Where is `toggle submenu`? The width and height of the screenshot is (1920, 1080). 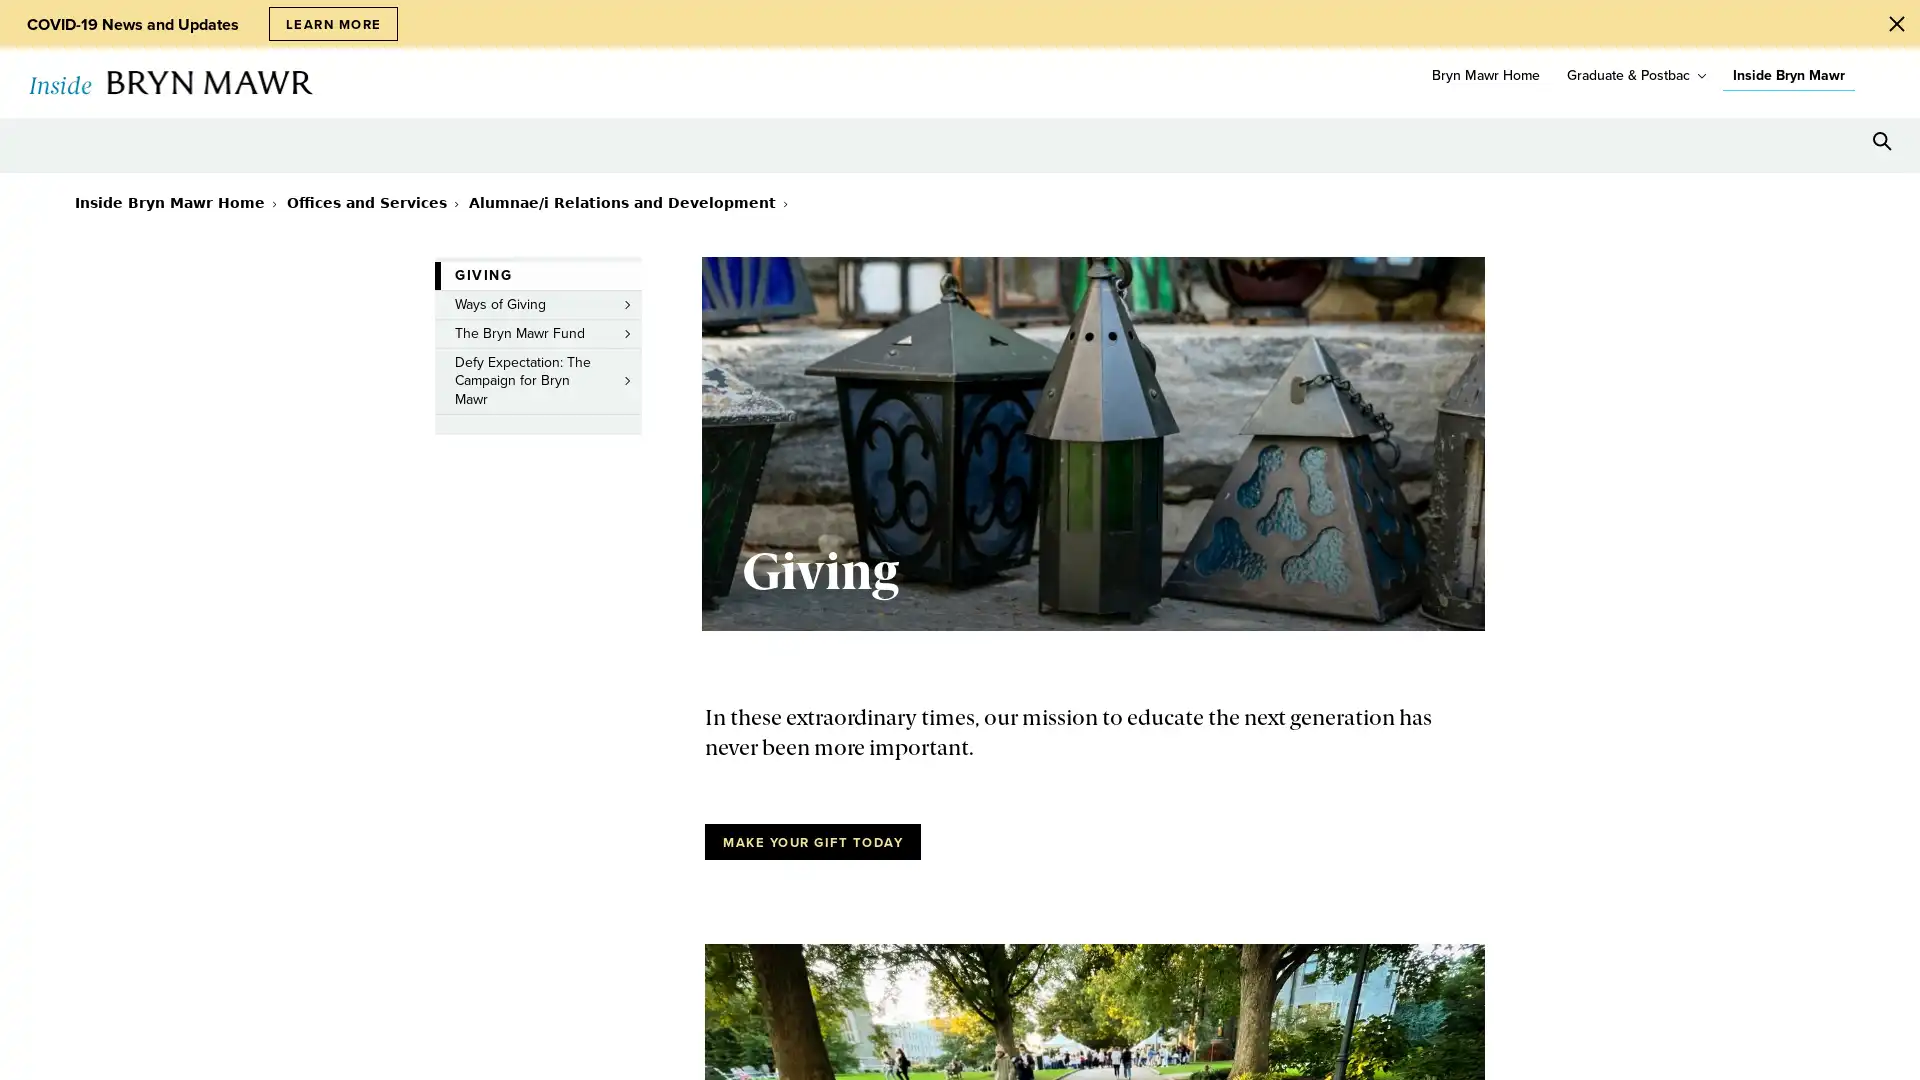
toggle submenu is located at coordinates (559, 130).